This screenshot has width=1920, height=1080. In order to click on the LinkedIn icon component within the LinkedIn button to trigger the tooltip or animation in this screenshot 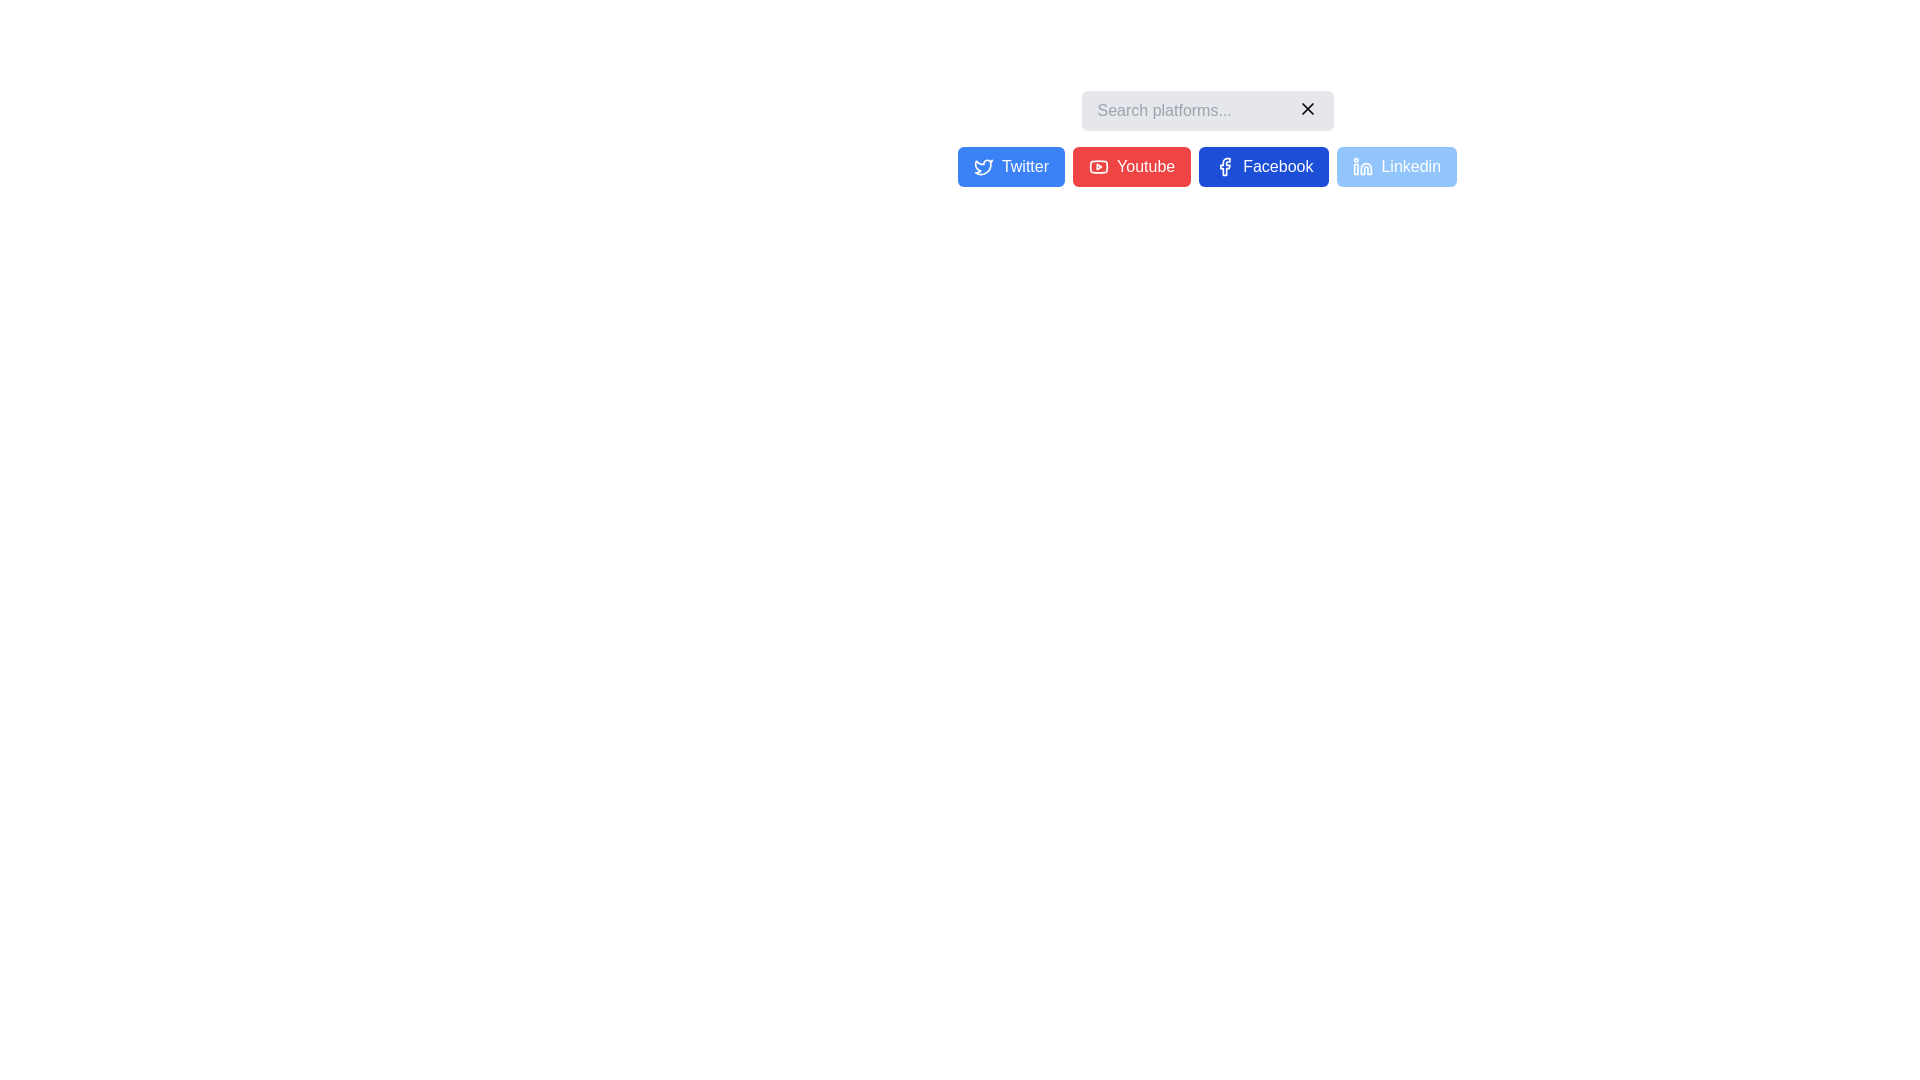, I will do `click(1365, 168)`.